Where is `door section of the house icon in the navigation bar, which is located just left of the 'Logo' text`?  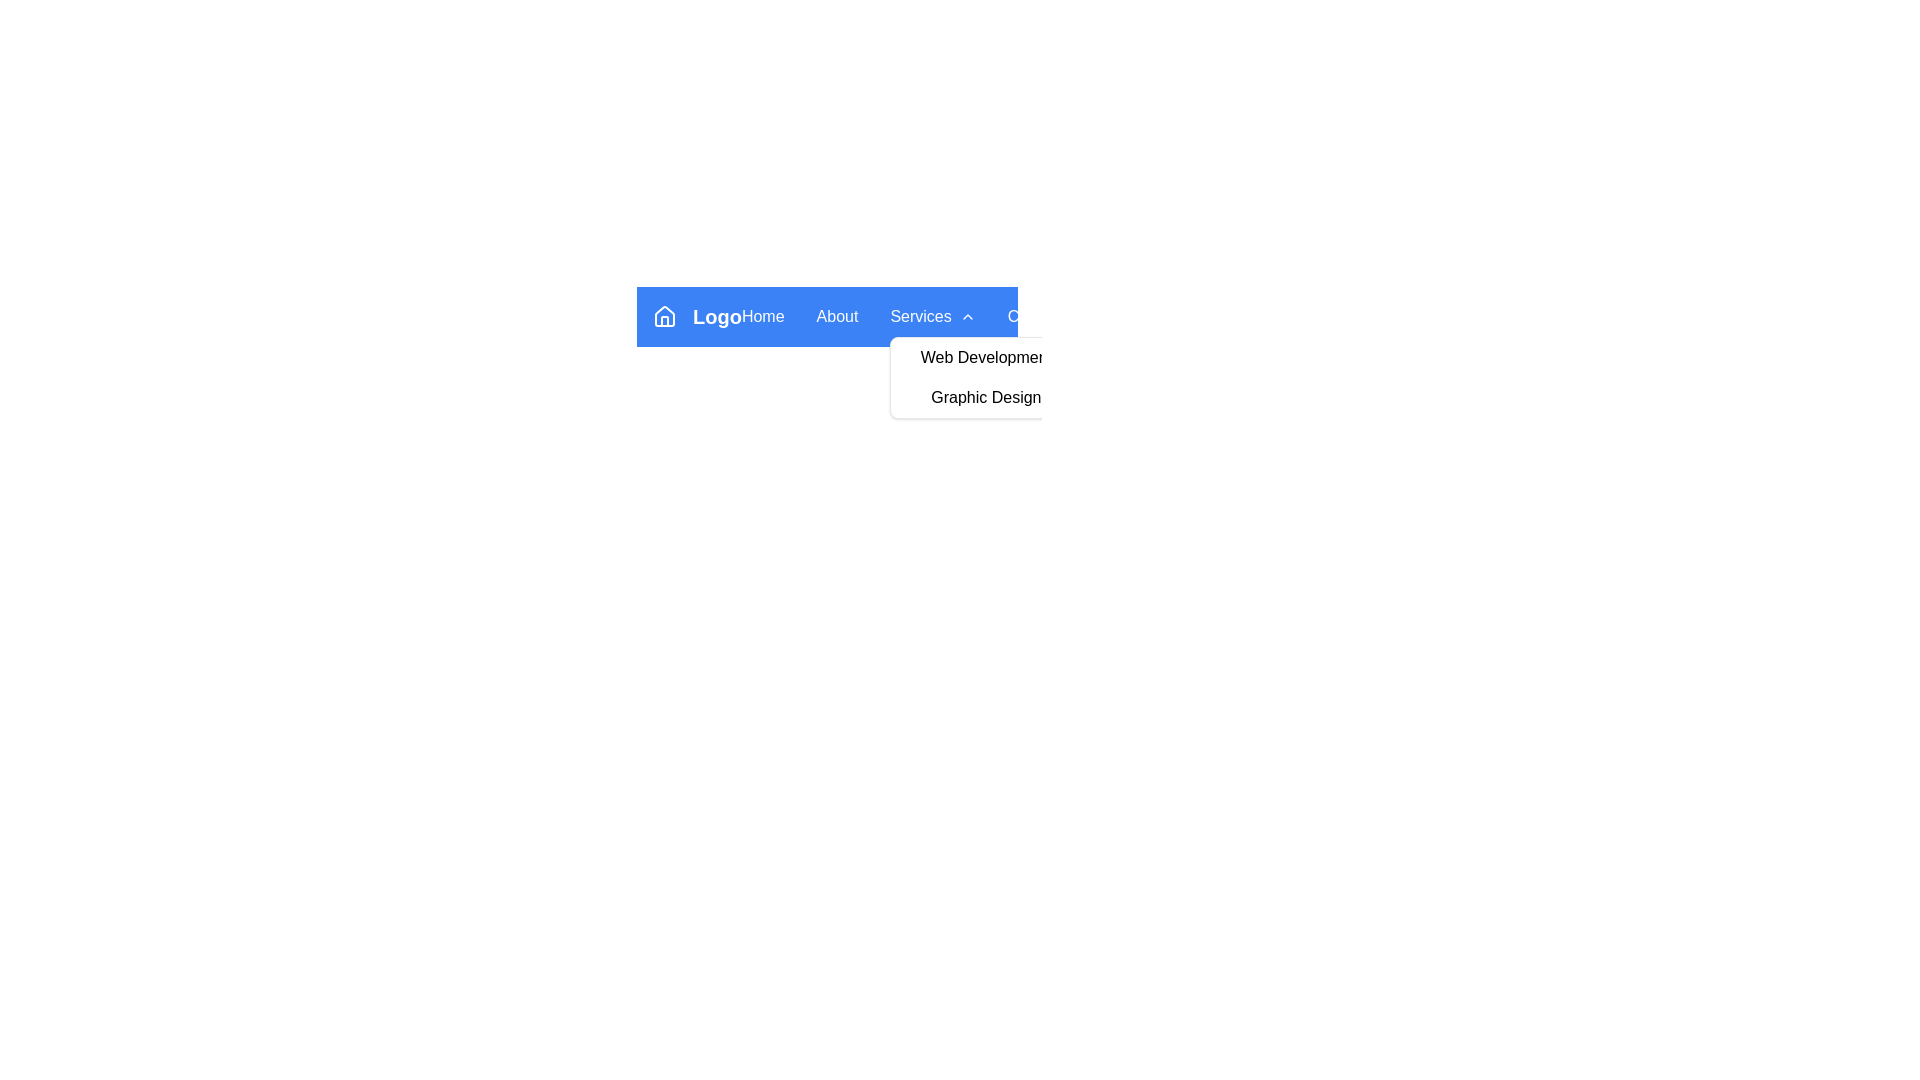 door section of the house icon in the navigation bar, which is located just left of the 'Logo' text is located at coordinates (665, 320).